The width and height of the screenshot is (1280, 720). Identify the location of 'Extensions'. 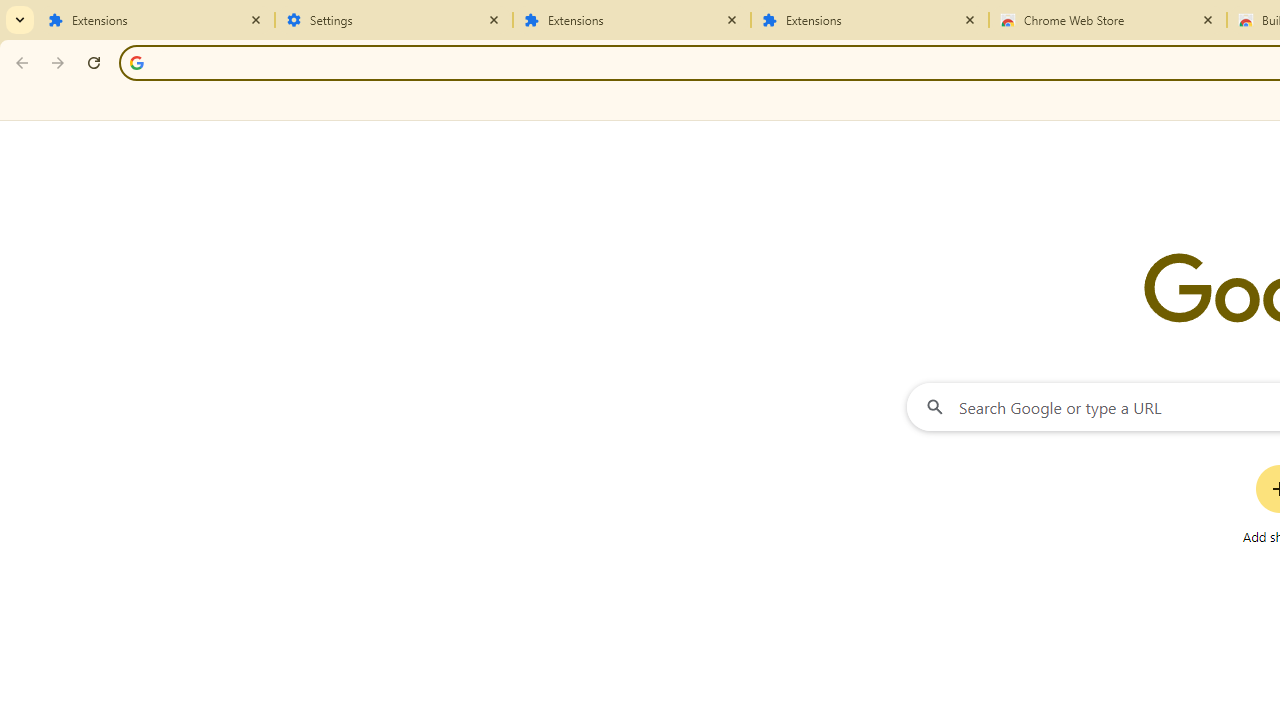
(155, 20).